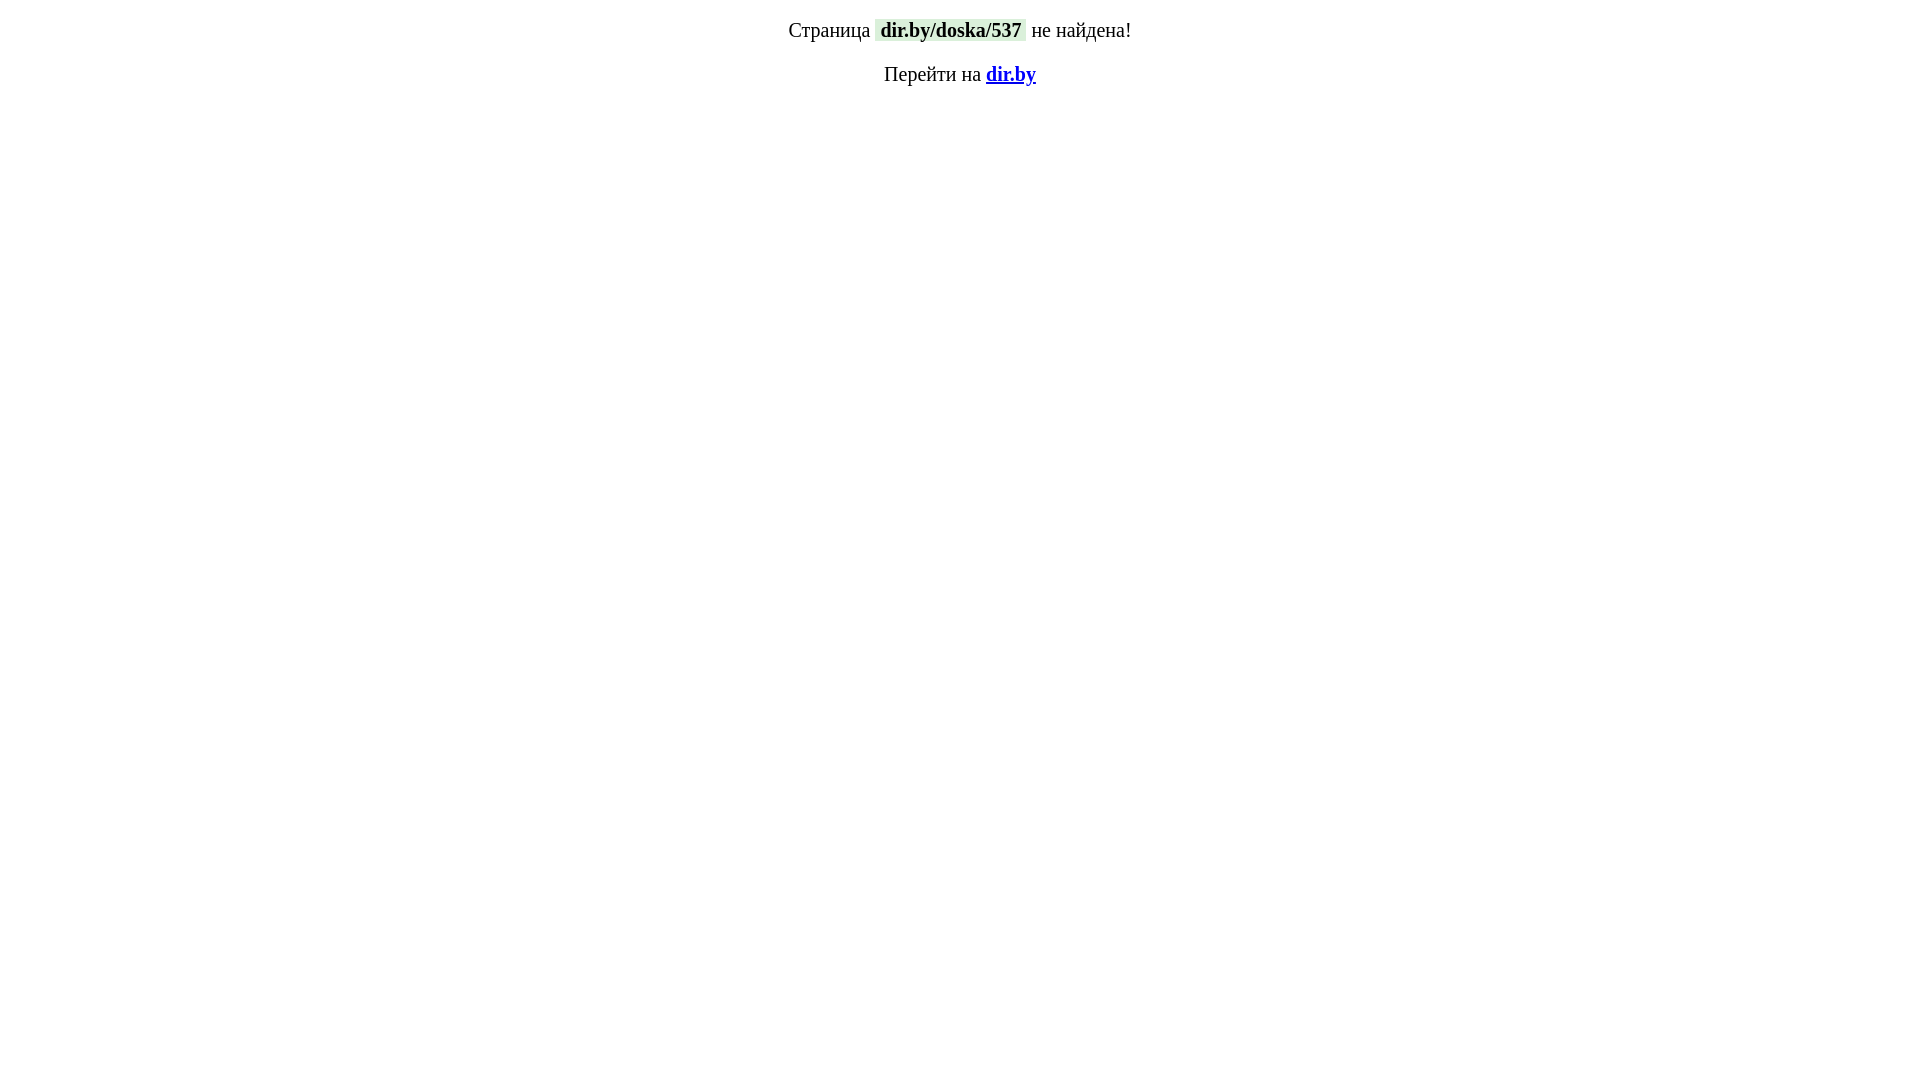 The height and width of the screenshot is (1080, 1920). Describe the element at coordinates (1011, 72) in the screenshot. I see `'dir.by'` at that location.